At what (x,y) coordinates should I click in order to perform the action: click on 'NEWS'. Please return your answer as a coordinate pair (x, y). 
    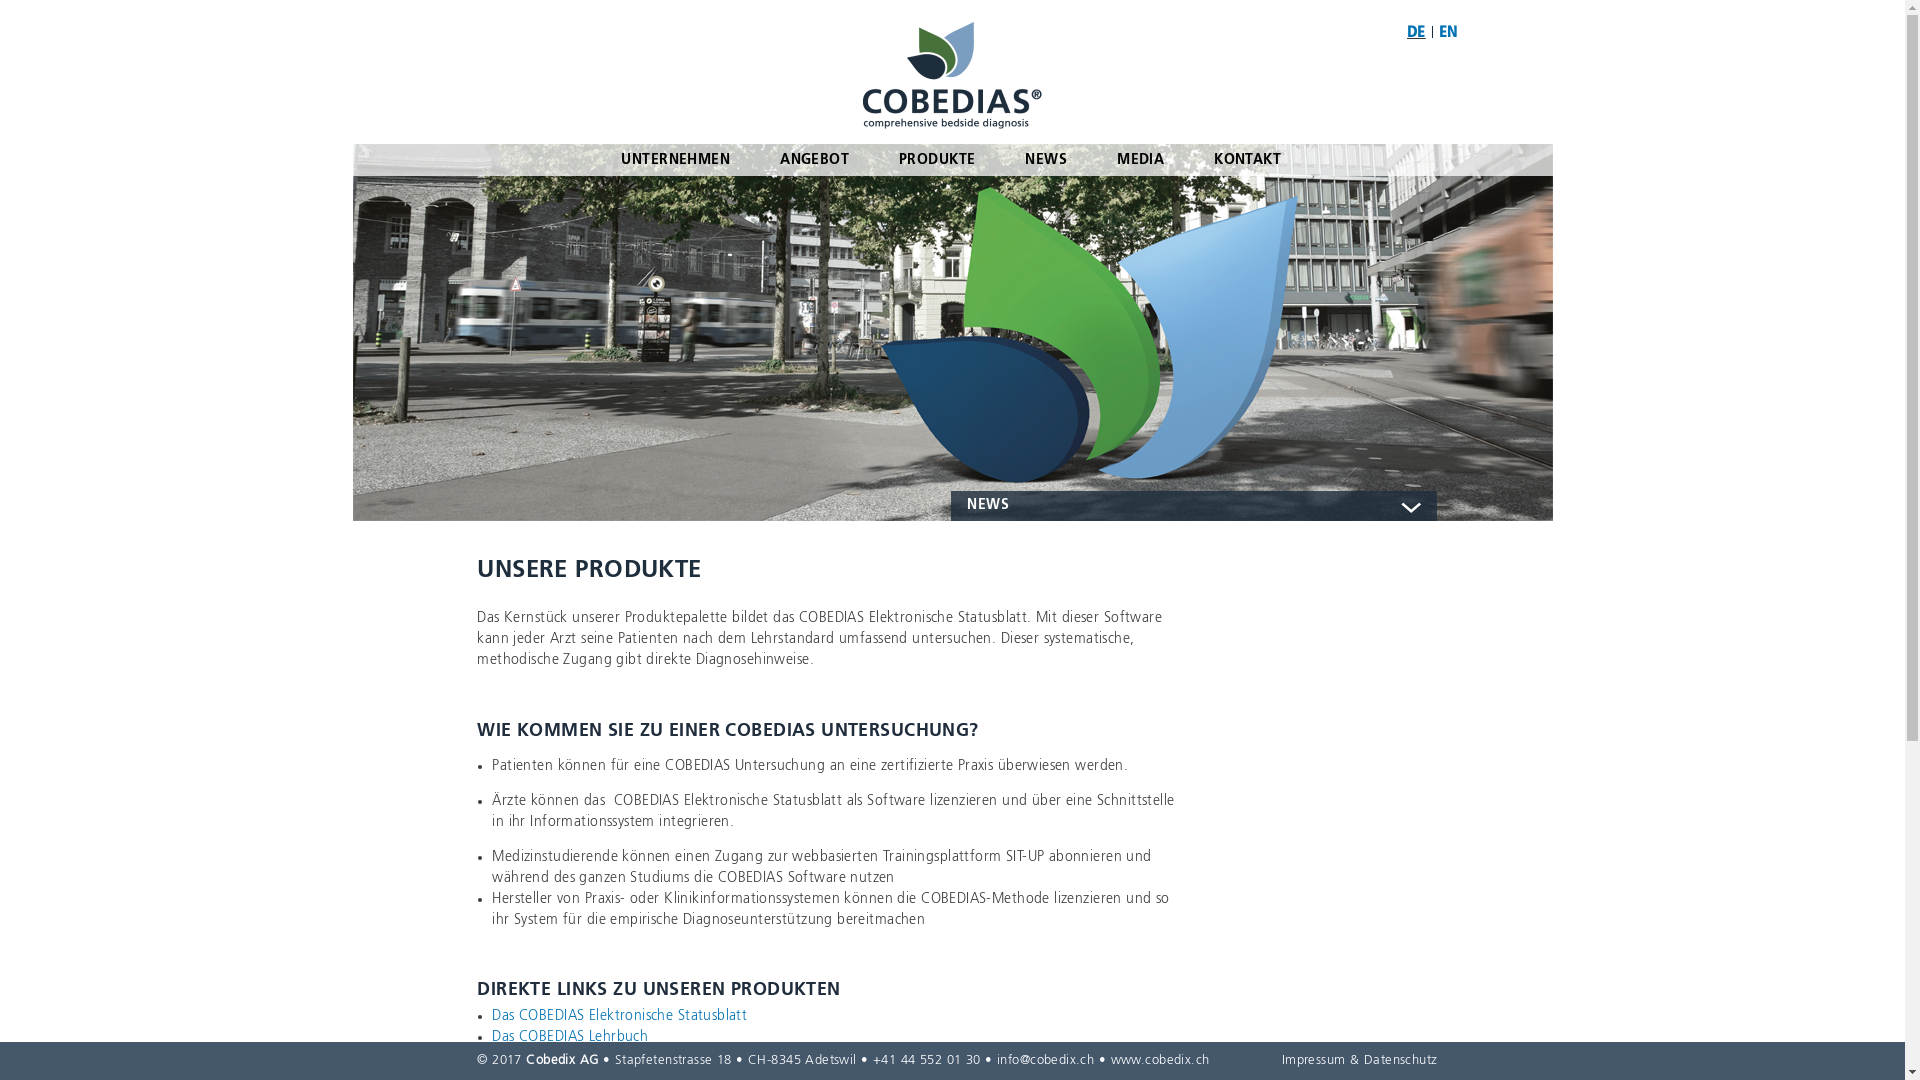
    Looking at the image, I should click on (1045, 158).